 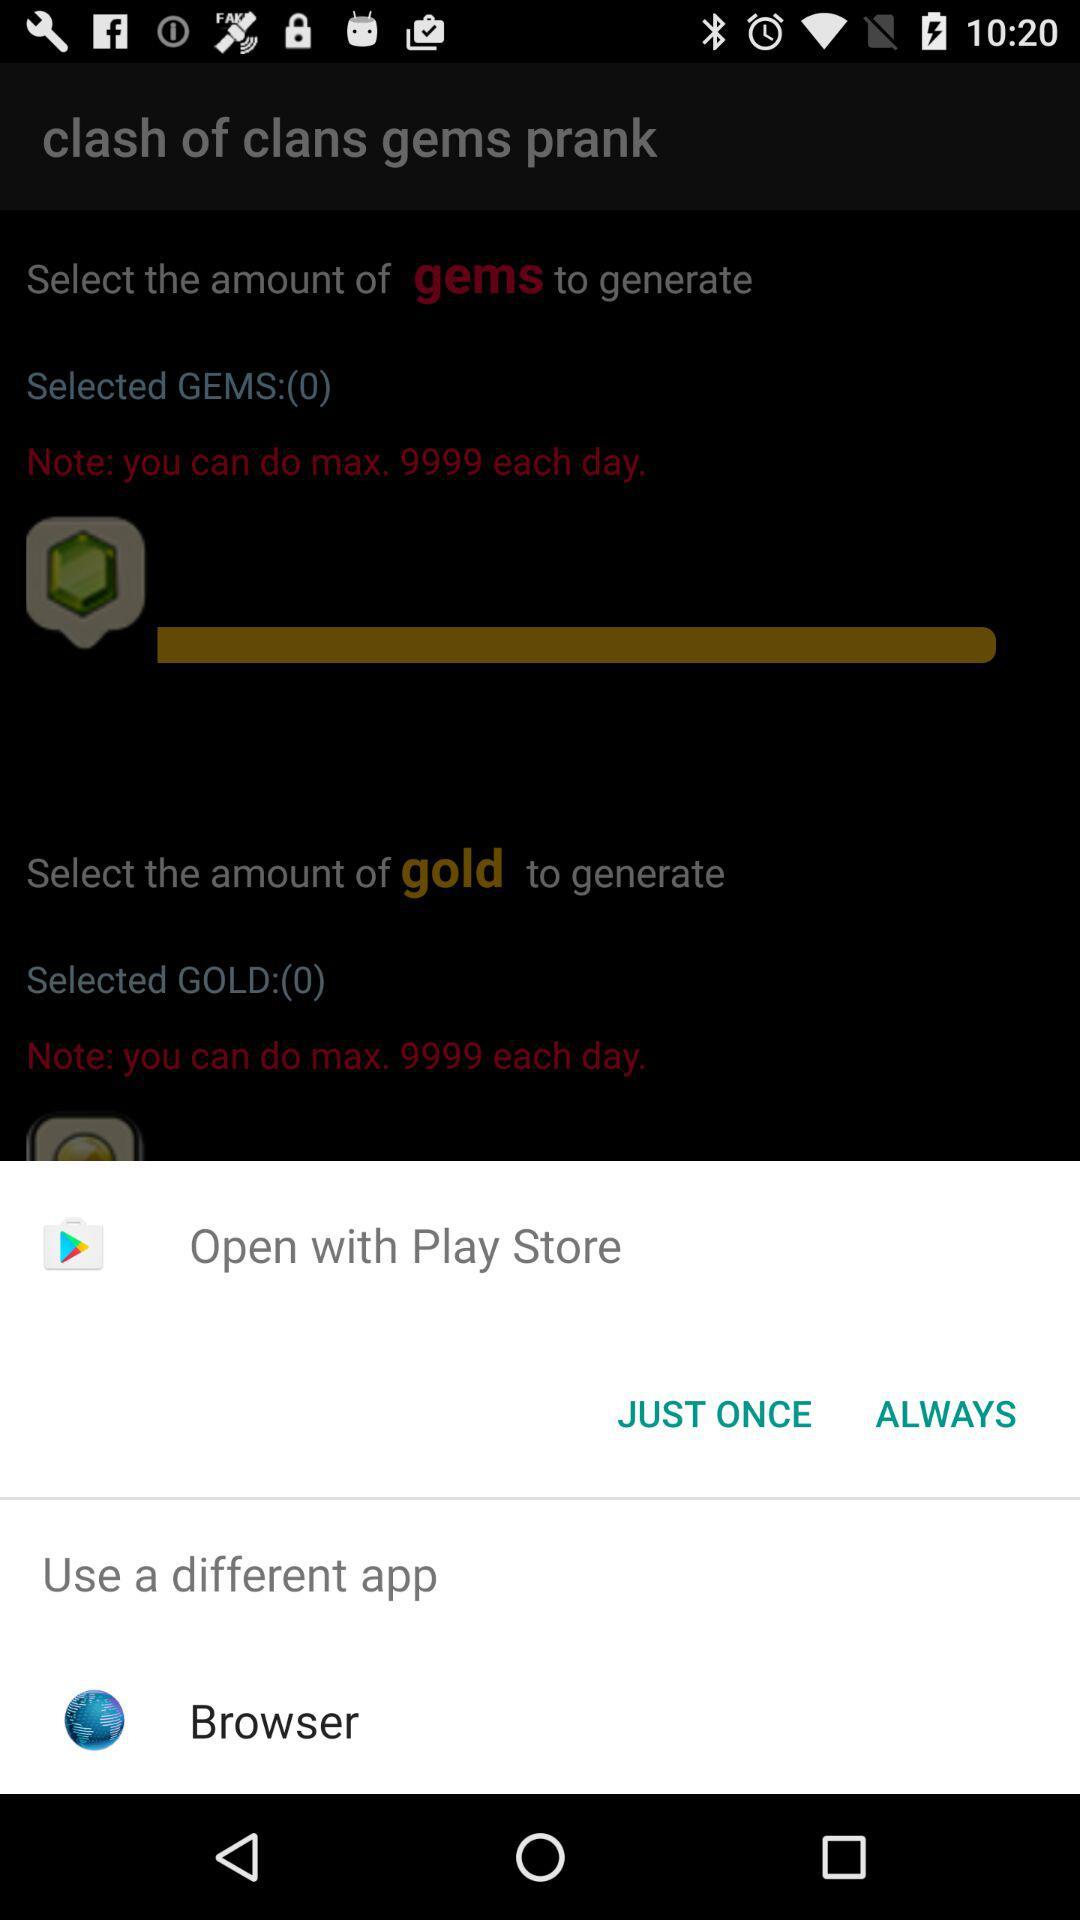 I want to click on the use a different app, so click(x=540, y=1572).